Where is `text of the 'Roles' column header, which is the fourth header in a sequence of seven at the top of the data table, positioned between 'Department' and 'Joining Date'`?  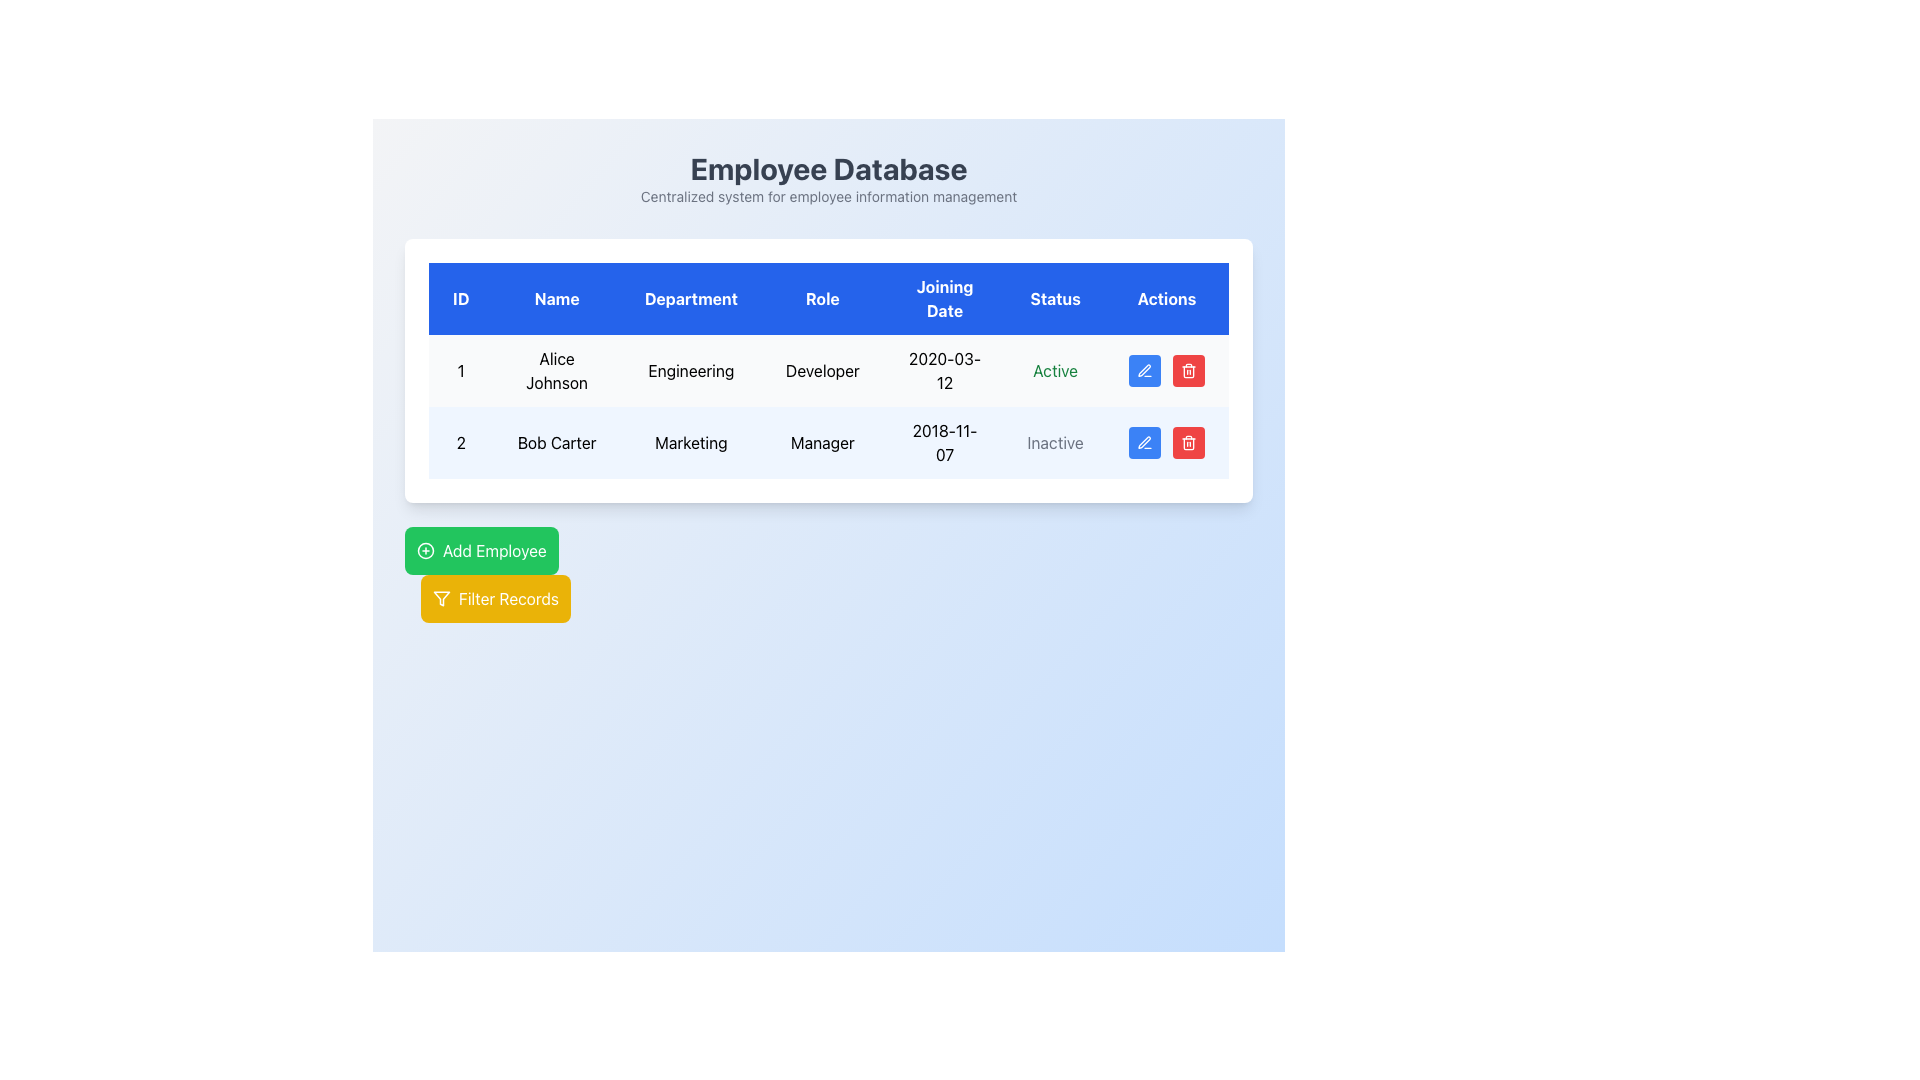 text of the 'Roles' column header, which is the fourth header in a sequence of seven at the top of the data table, positioned between 'Department' and 'Joining Date' is located at coordinates (822, 299).